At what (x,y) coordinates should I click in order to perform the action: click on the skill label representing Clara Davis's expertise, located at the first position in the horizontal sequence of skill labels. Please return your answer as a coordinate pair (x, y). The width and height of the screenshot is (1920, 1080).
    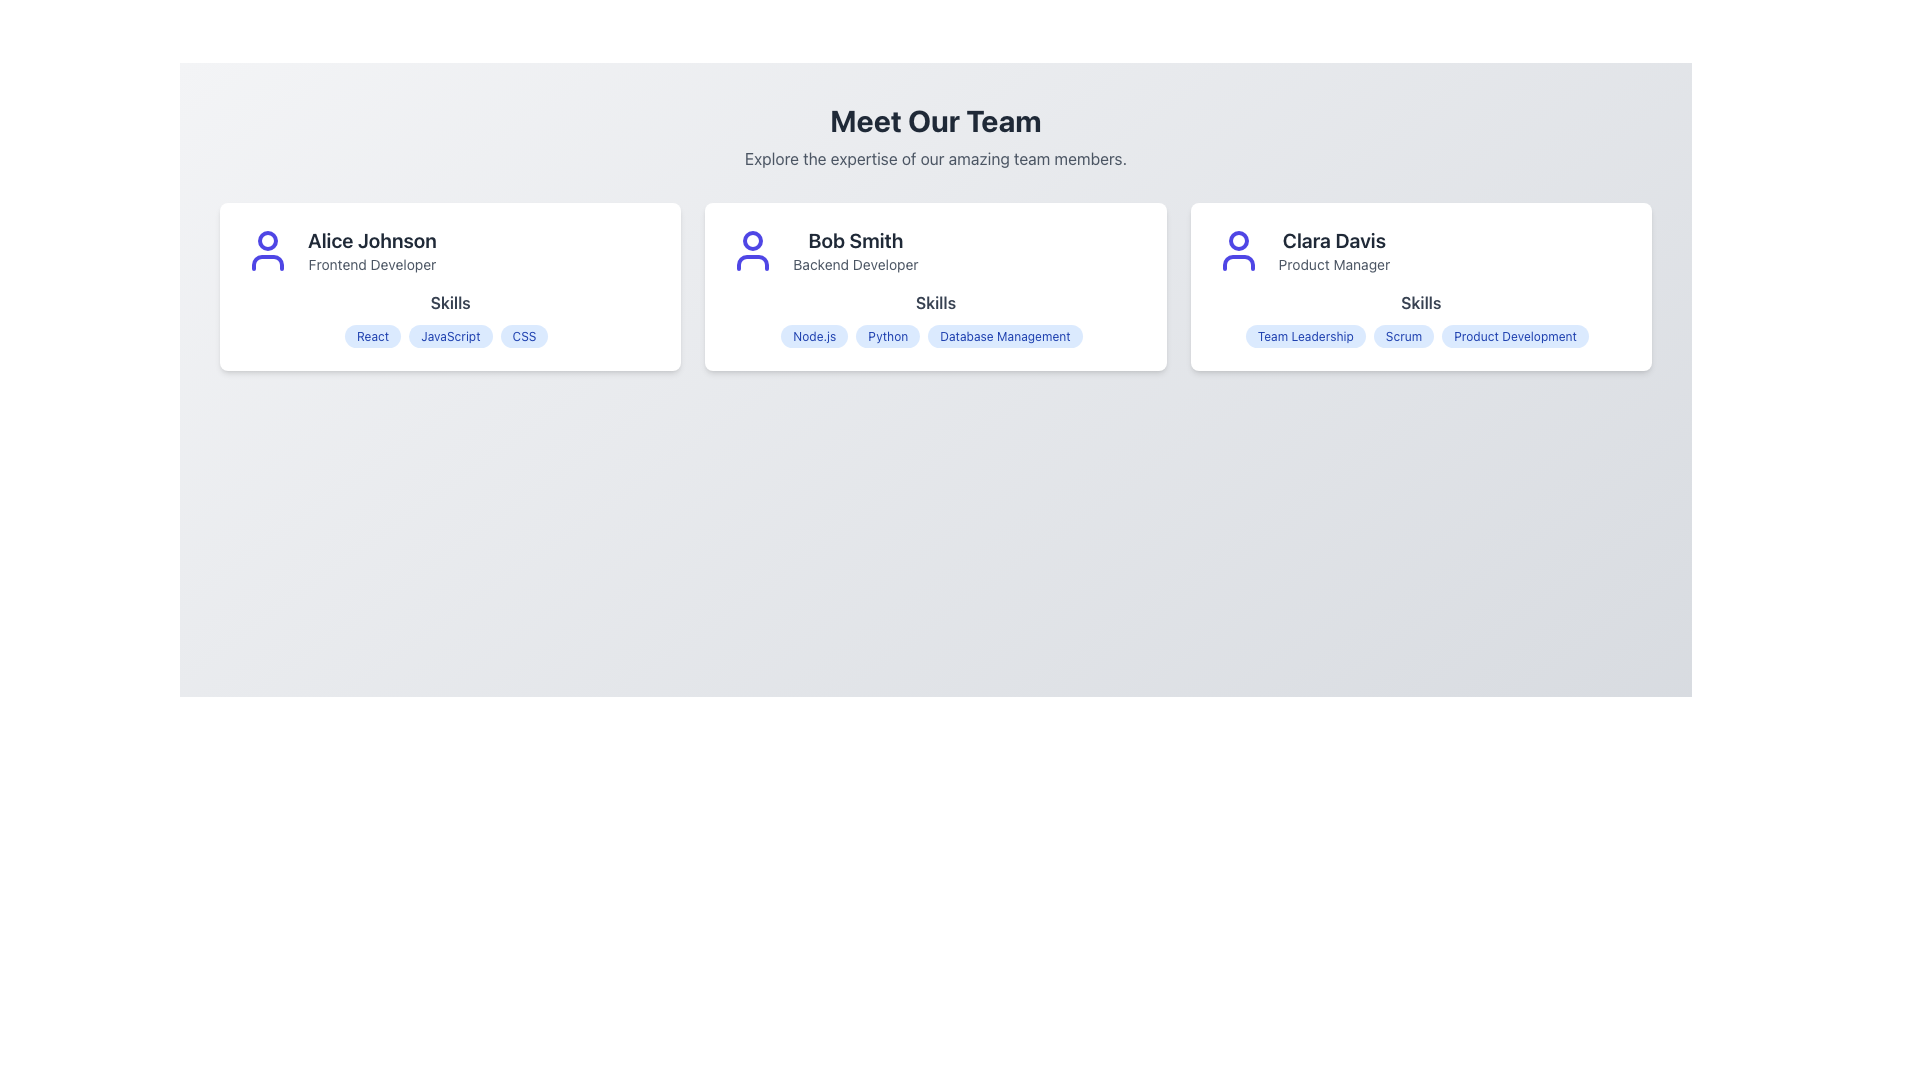
    Looking at the image, I should click on (1305, 335).